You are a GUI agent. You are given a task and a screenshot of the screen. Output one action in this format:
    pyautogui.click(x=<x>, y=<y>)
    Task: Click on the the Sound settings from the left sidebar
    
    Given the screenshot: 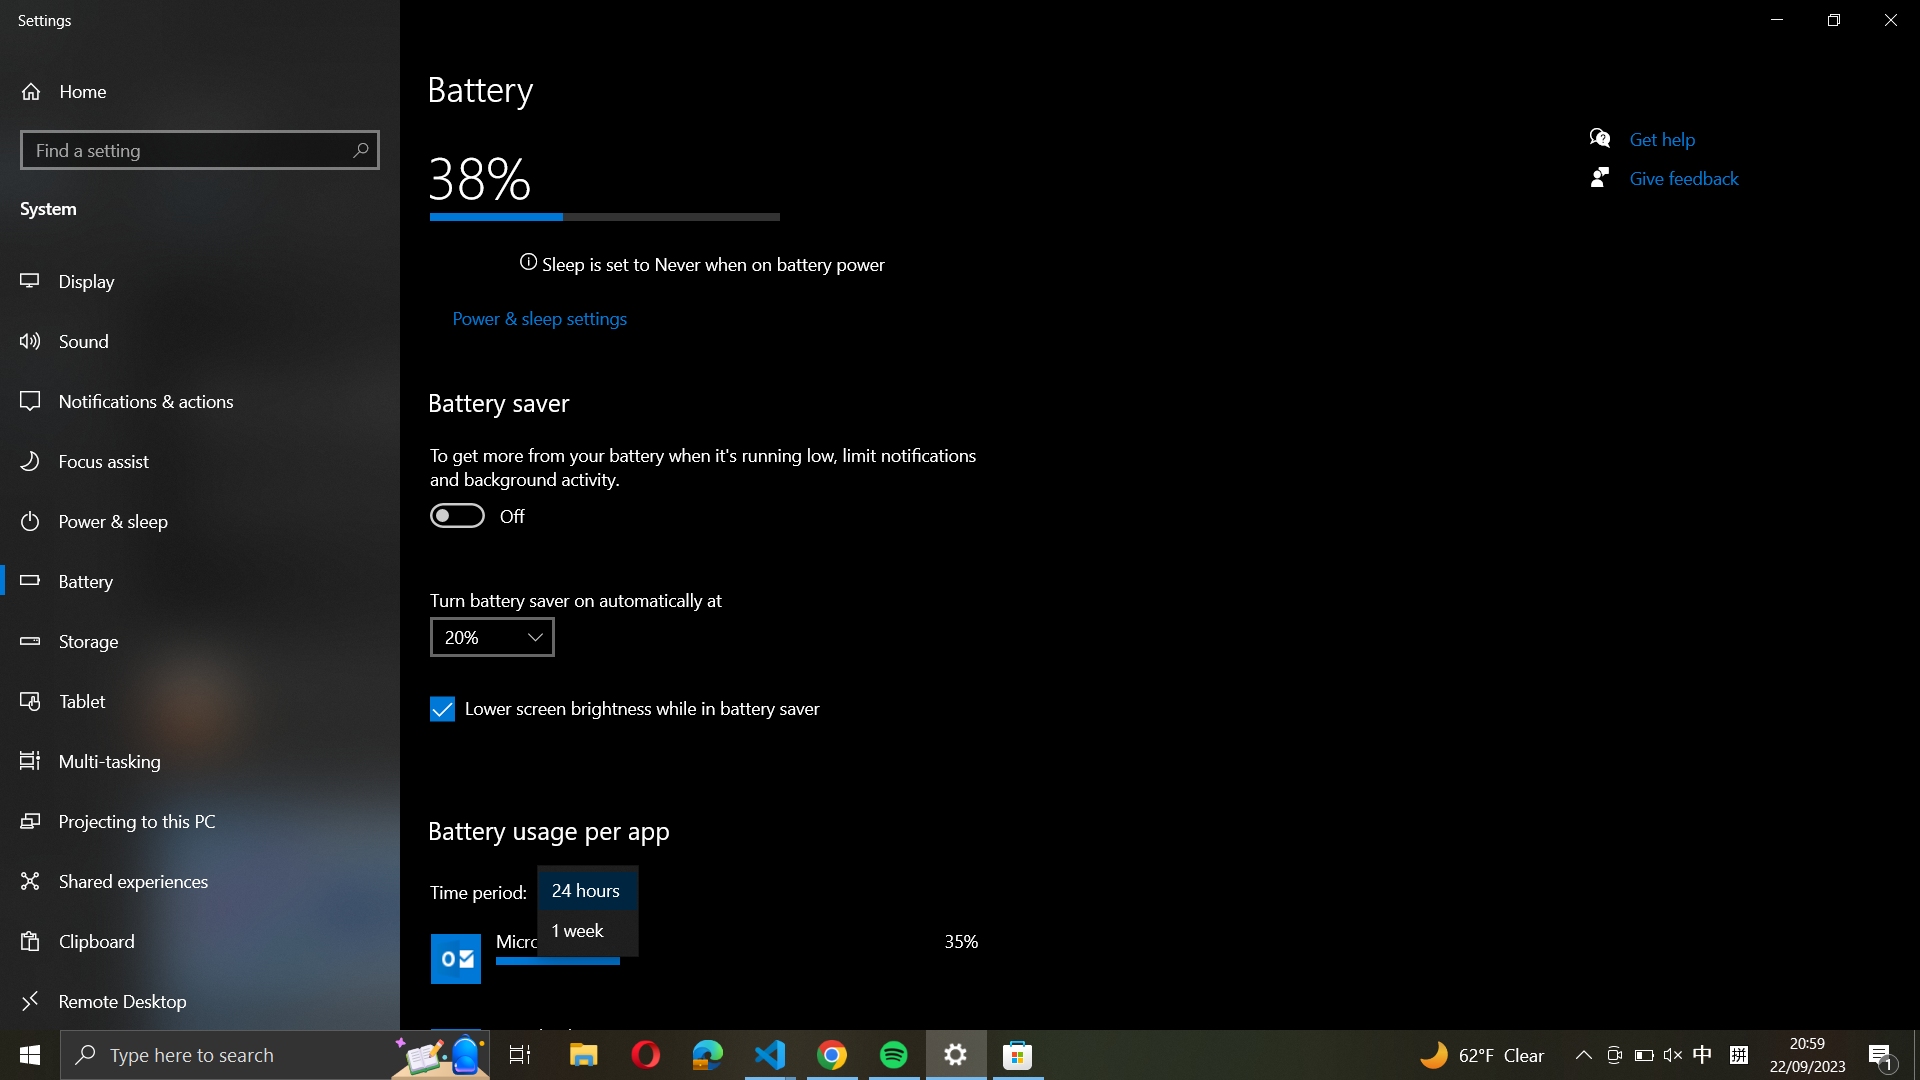 What is the action you would take?
    pyautogui.click(x=201, y=339)
    